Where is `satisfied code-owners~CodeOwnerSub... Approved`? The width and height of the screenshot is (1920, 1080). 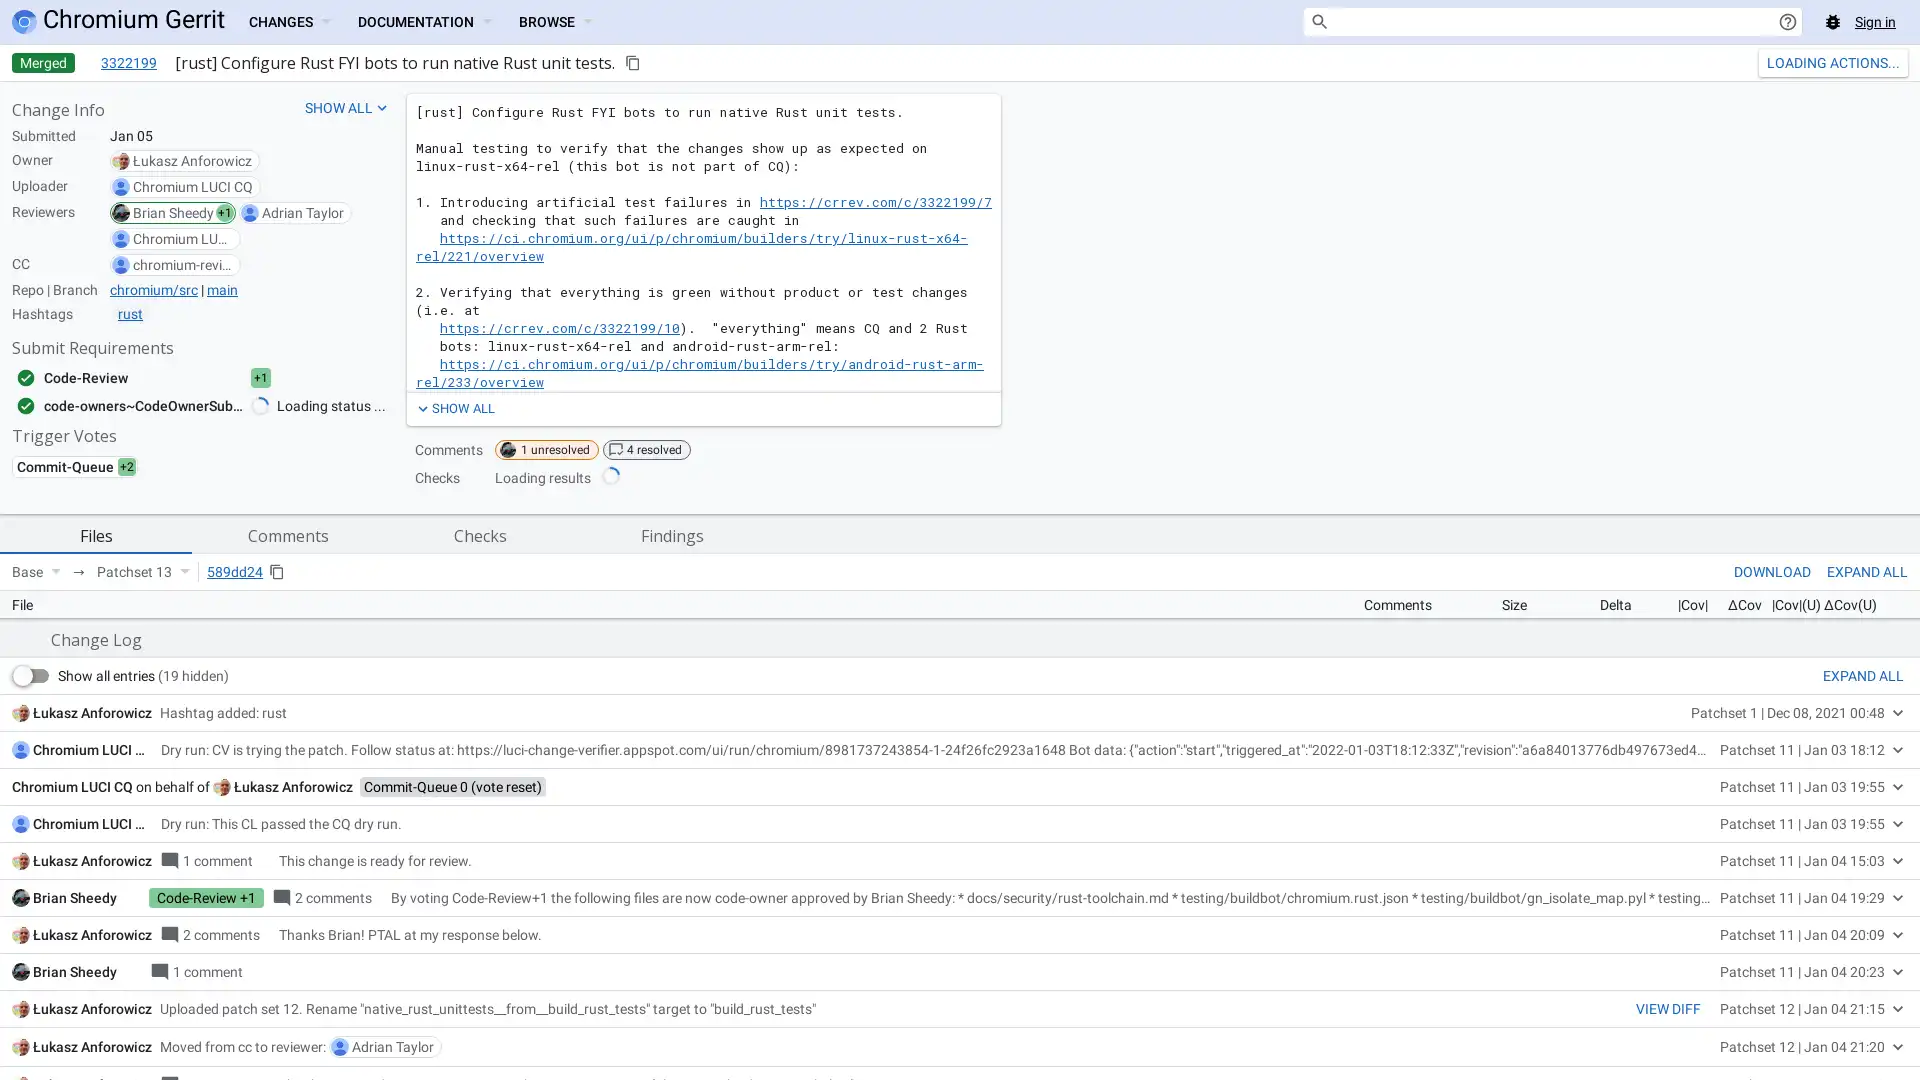 satisfied code-owners~CodeOwnerSub... Approved is located at coordinates (163, 405).